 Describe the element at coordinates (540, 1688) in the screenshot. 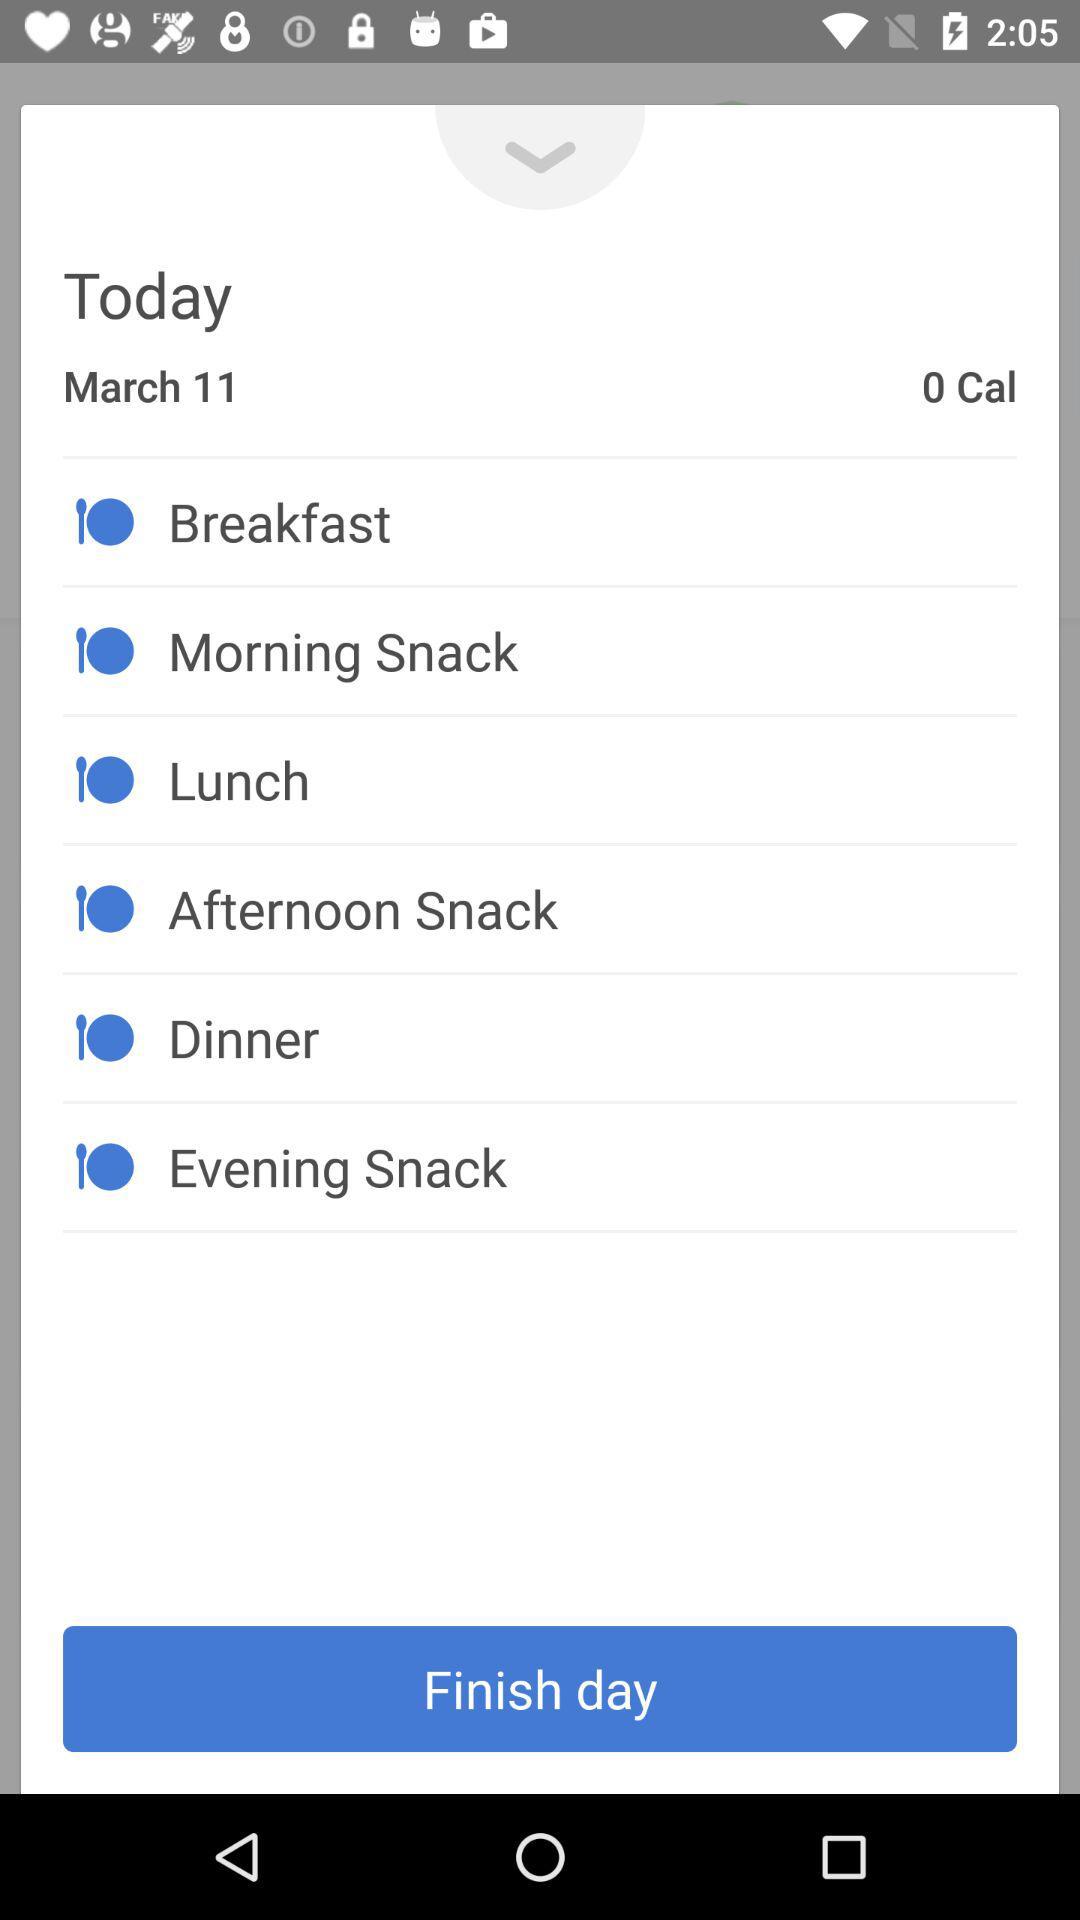

I see `finish day icon` at that location.